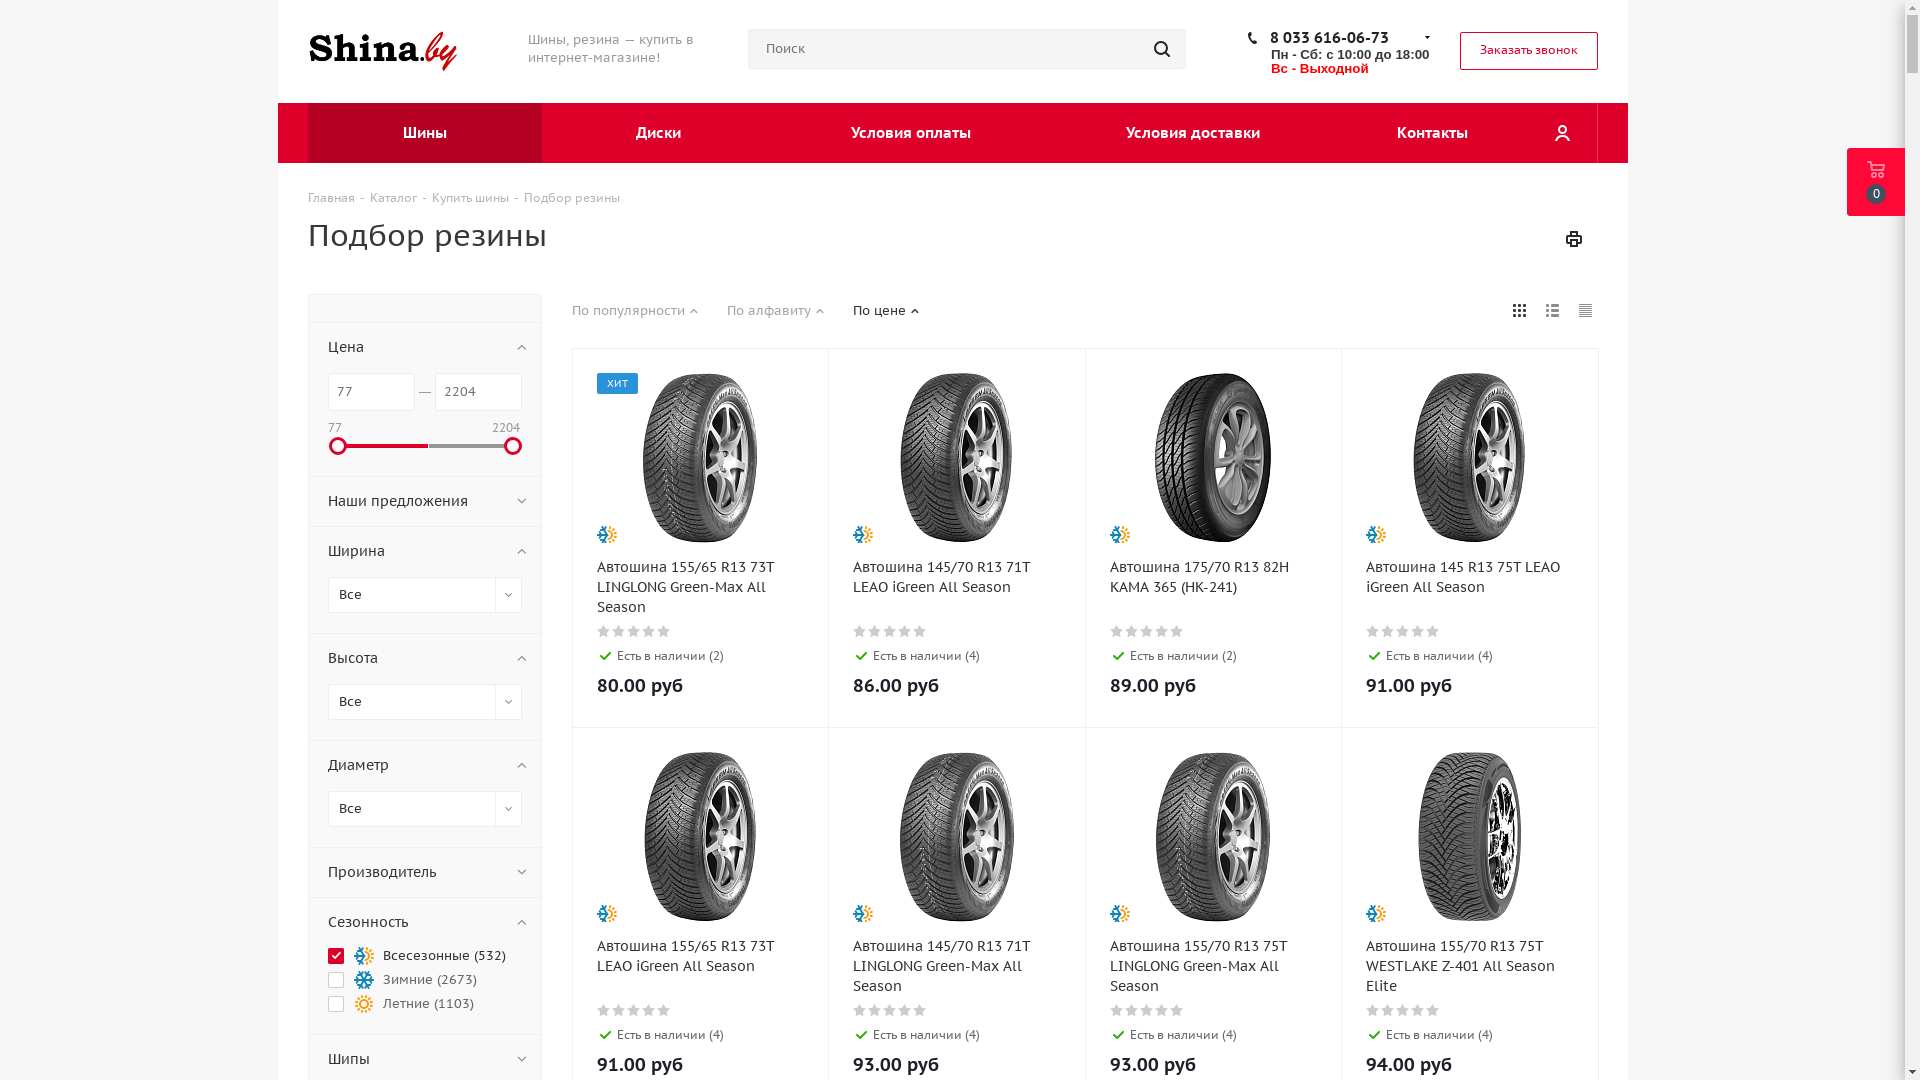 The width and height of the screenshot is (1920, 1080). Describe the element at coordinates (1329, 37) in the screenshot. I see `'8 033 616-06-73'` at that location.